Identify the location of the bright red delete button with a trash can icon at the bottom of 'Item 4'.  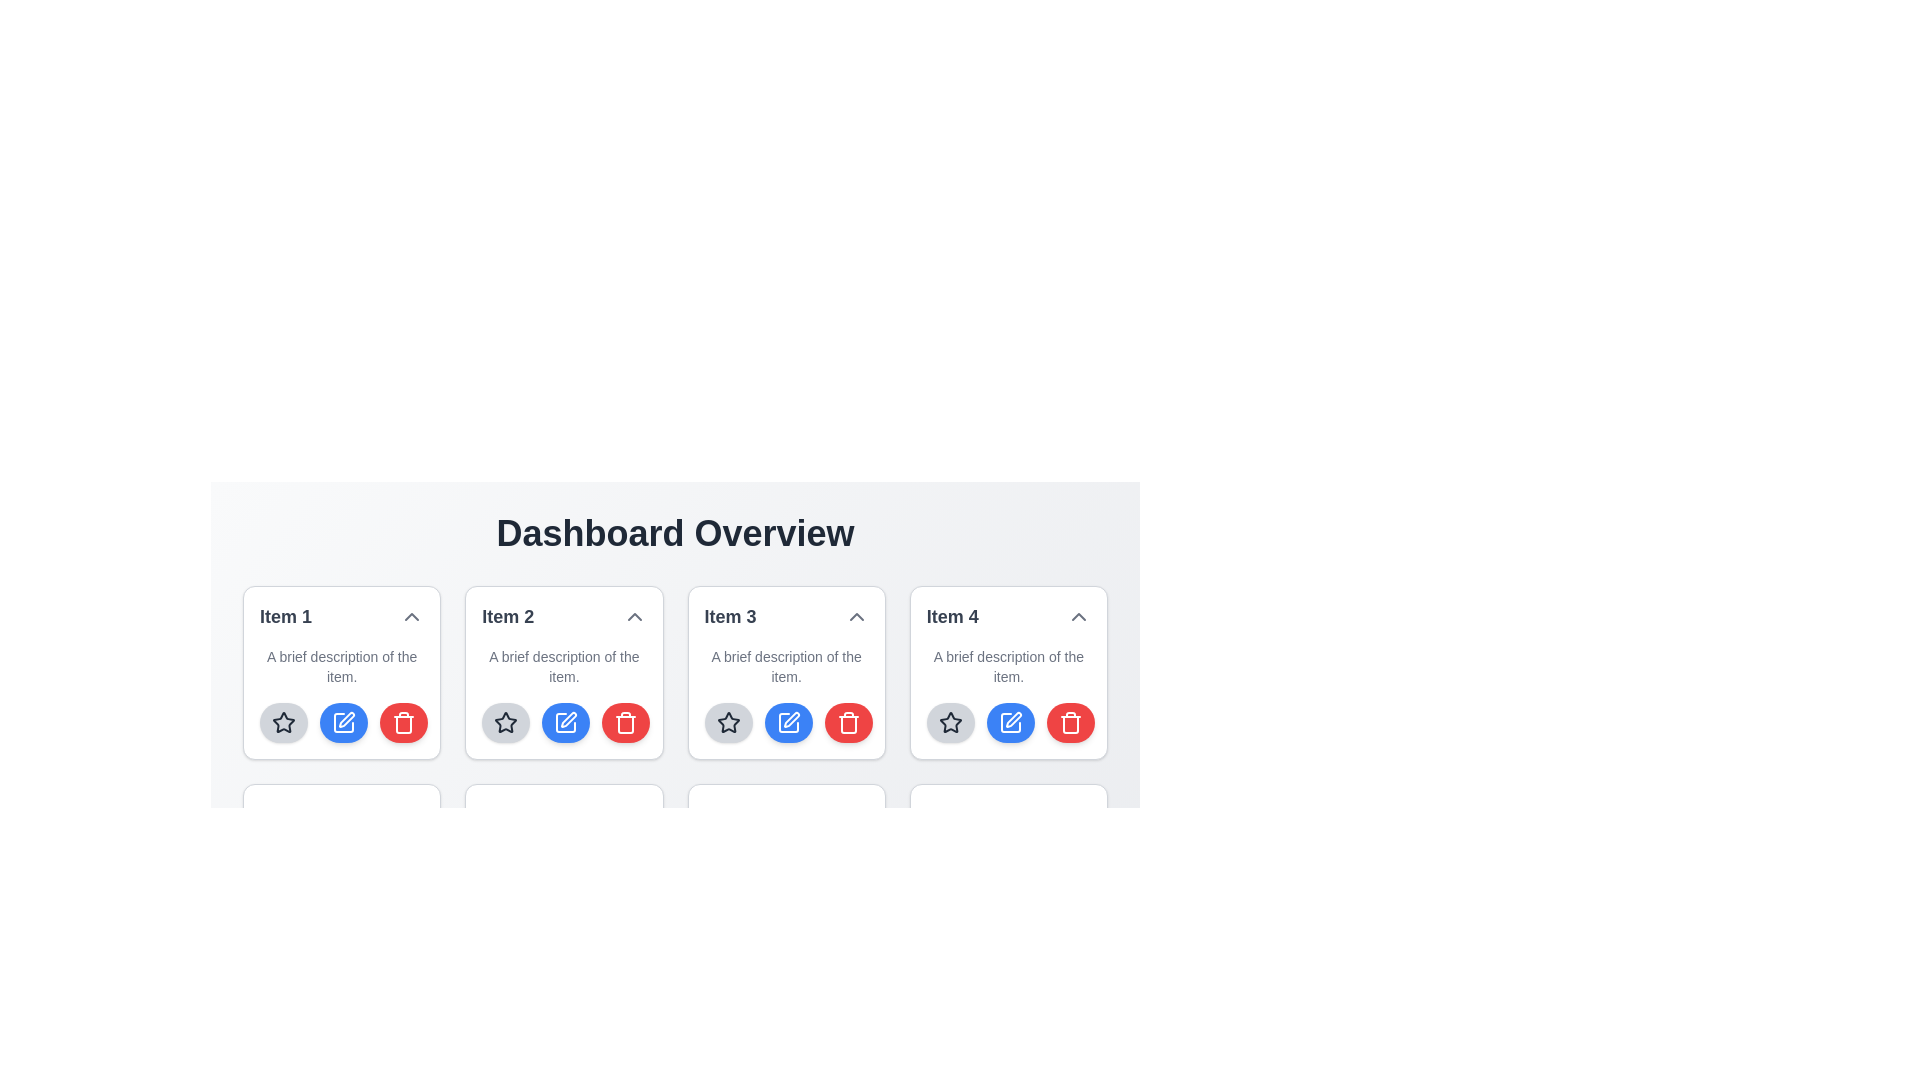
(625, 921).